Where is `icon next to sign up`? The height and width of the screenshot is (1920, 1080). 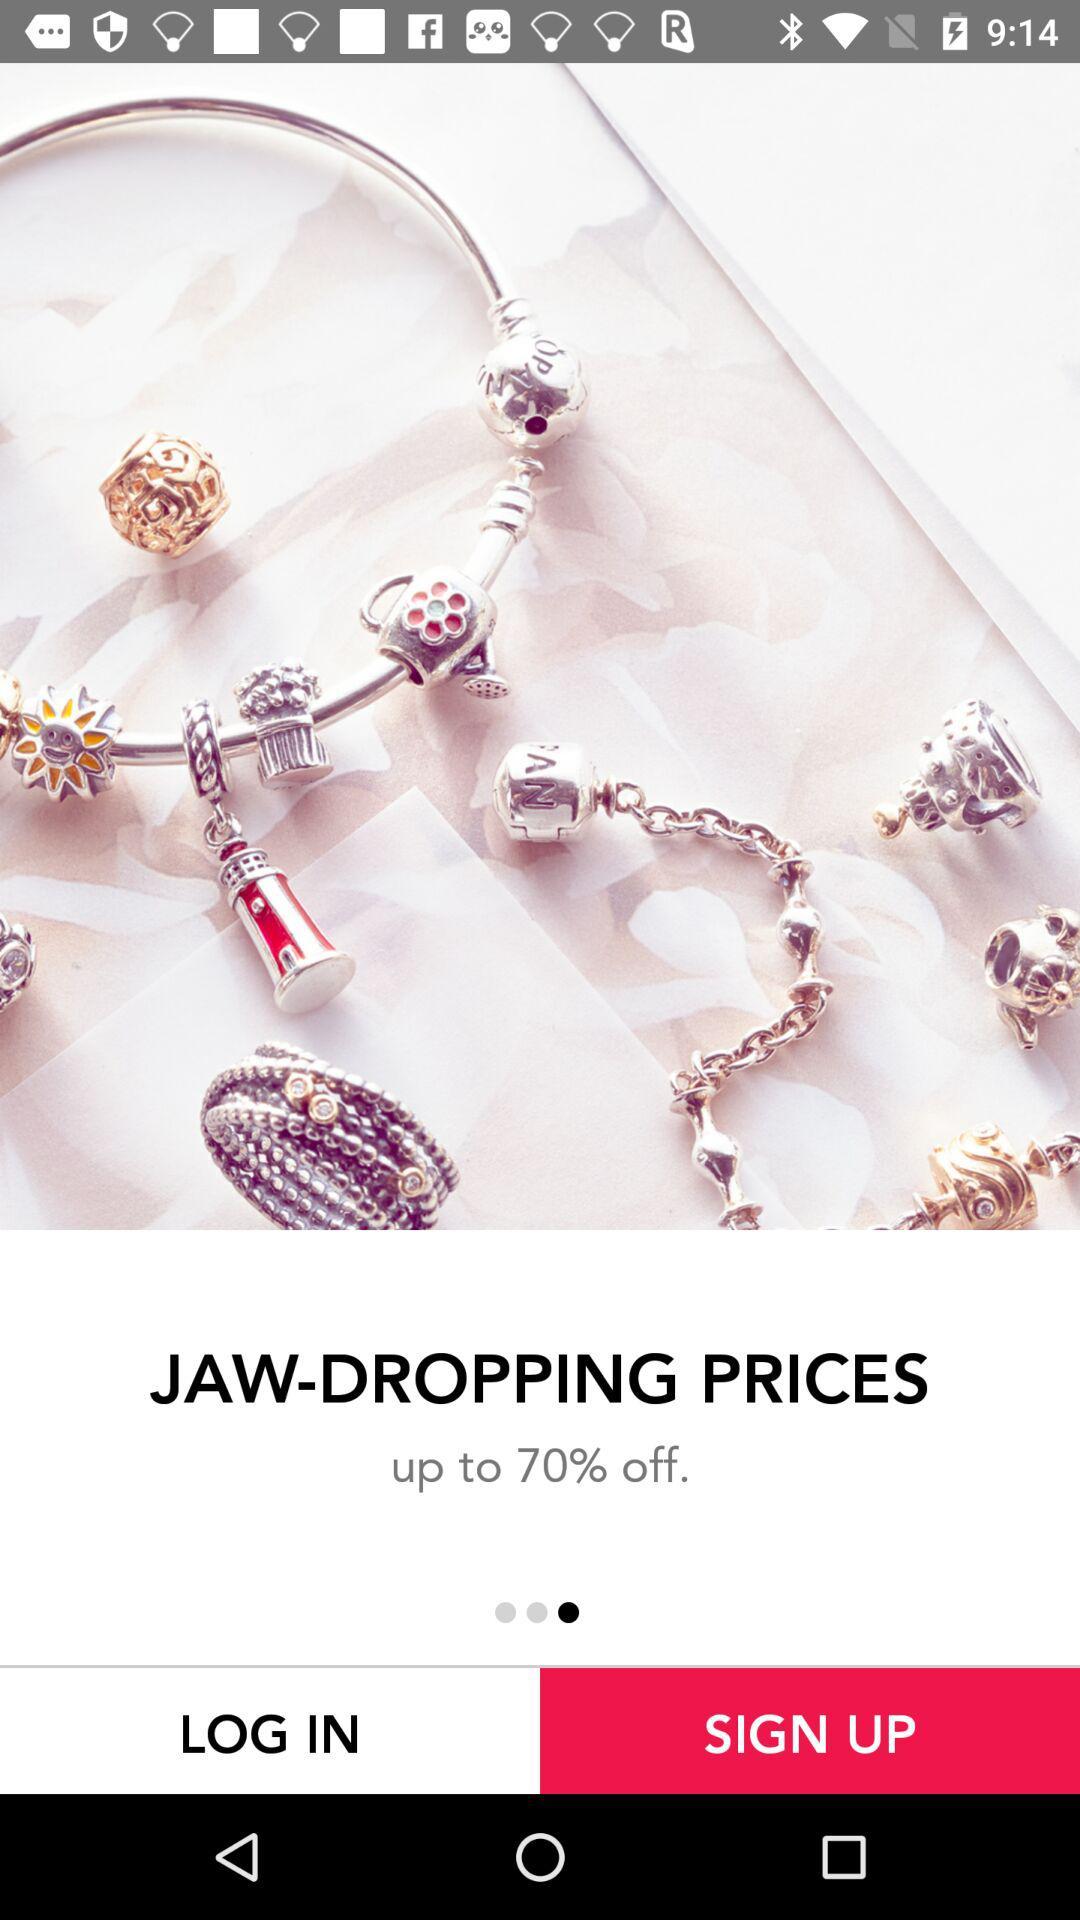
icon next to sign up is located at coordinates (270, 1730).